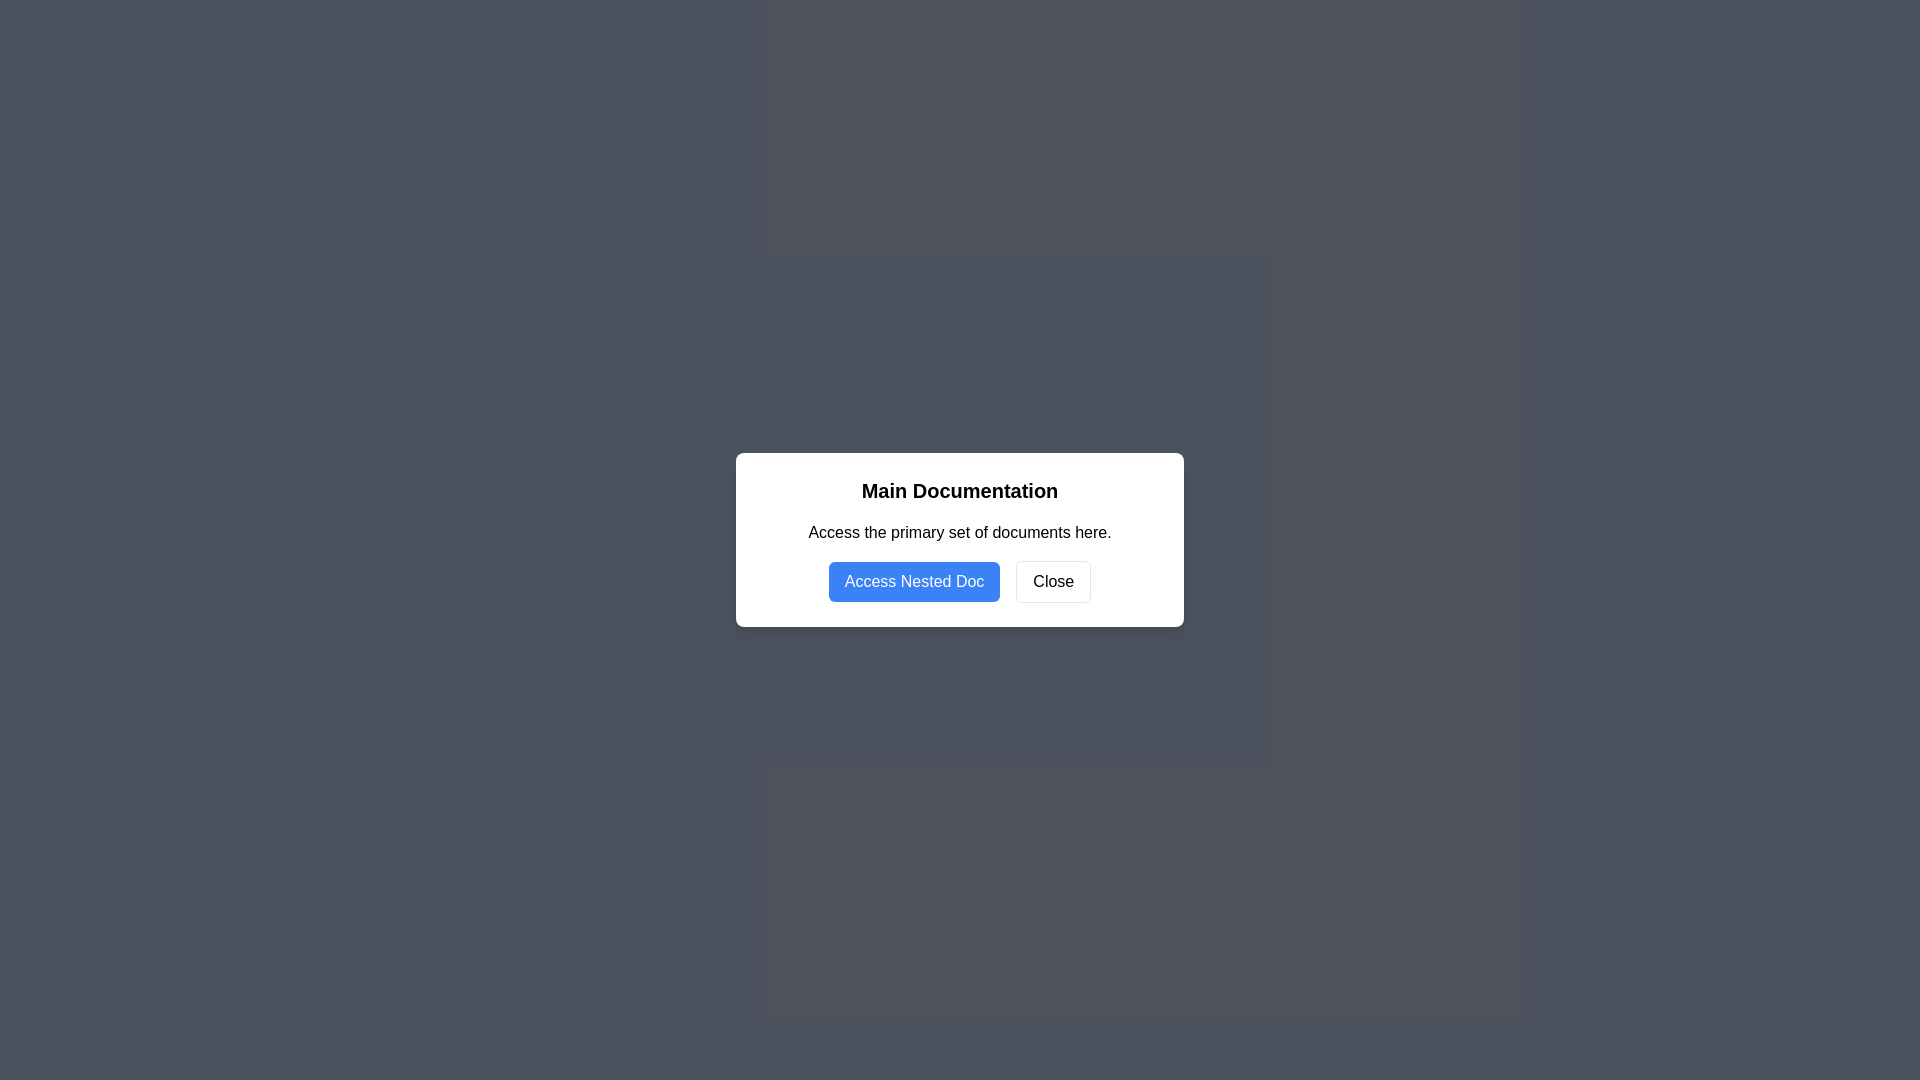 This screenshot has height=1080, width=1920. What do you see at coordinates (960, 531) in the screenshot?
I see `the Text label that provides information on accessing documents, which is centrally located below the 'Main Documentation' title and above the buttons 'Access Nested Doc' and 'Close'` at bounding box center [960, 531].